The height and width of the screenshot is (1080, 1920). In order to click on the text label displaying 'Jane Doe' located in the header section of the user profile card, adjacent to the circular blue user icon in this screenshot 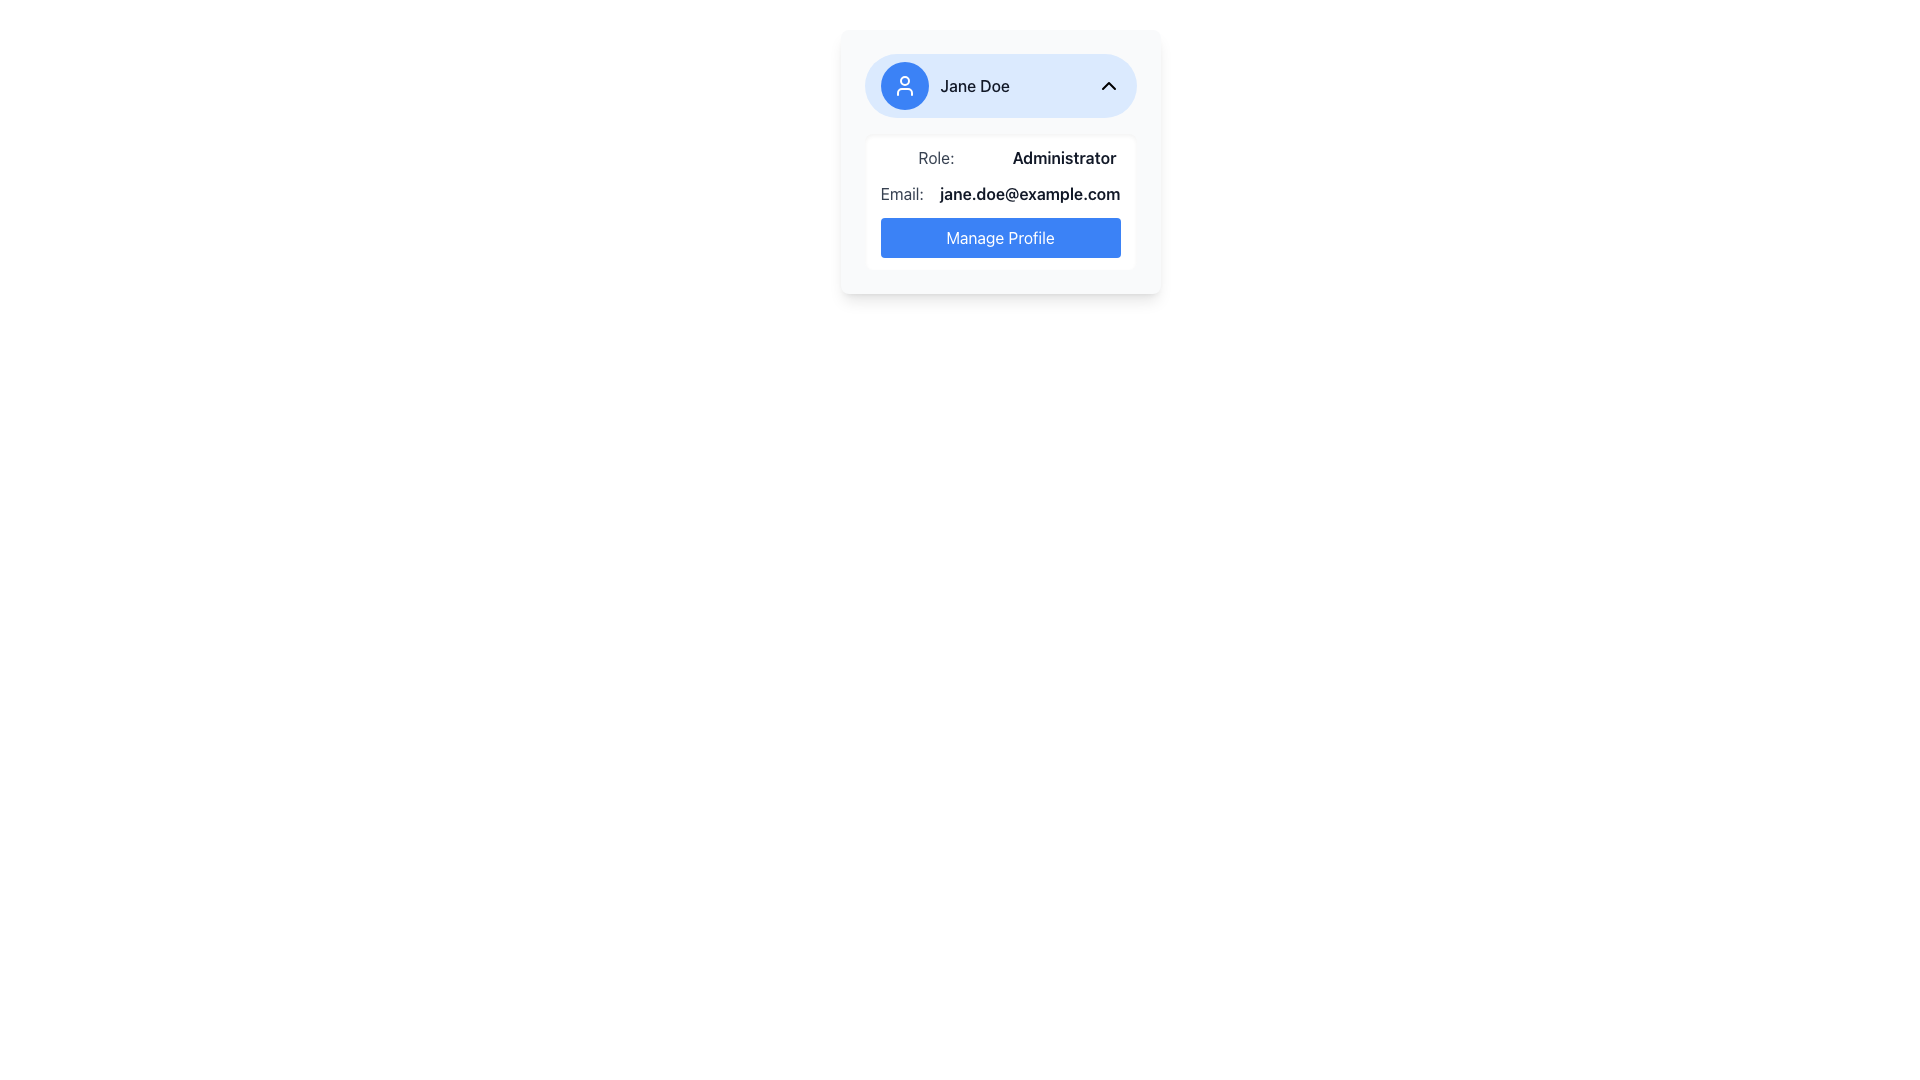, I will do `click(975, 84)`.